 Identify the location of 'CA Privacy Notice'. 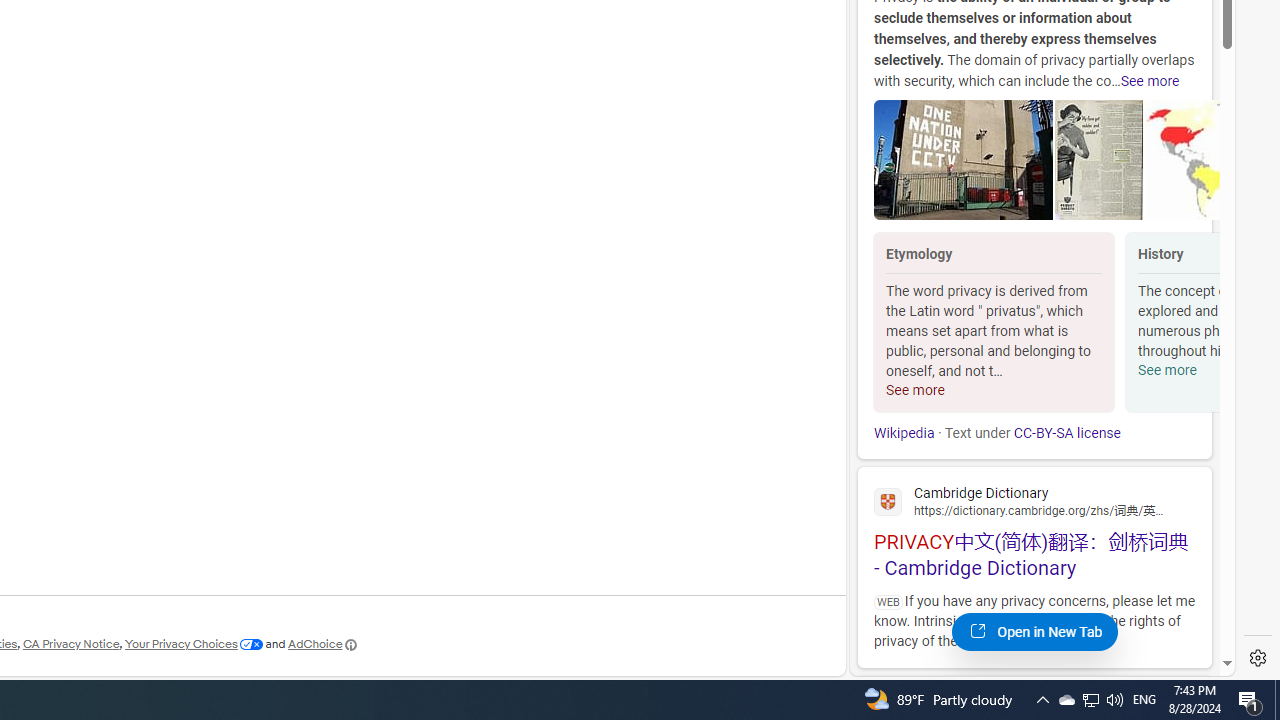
(71, 644).